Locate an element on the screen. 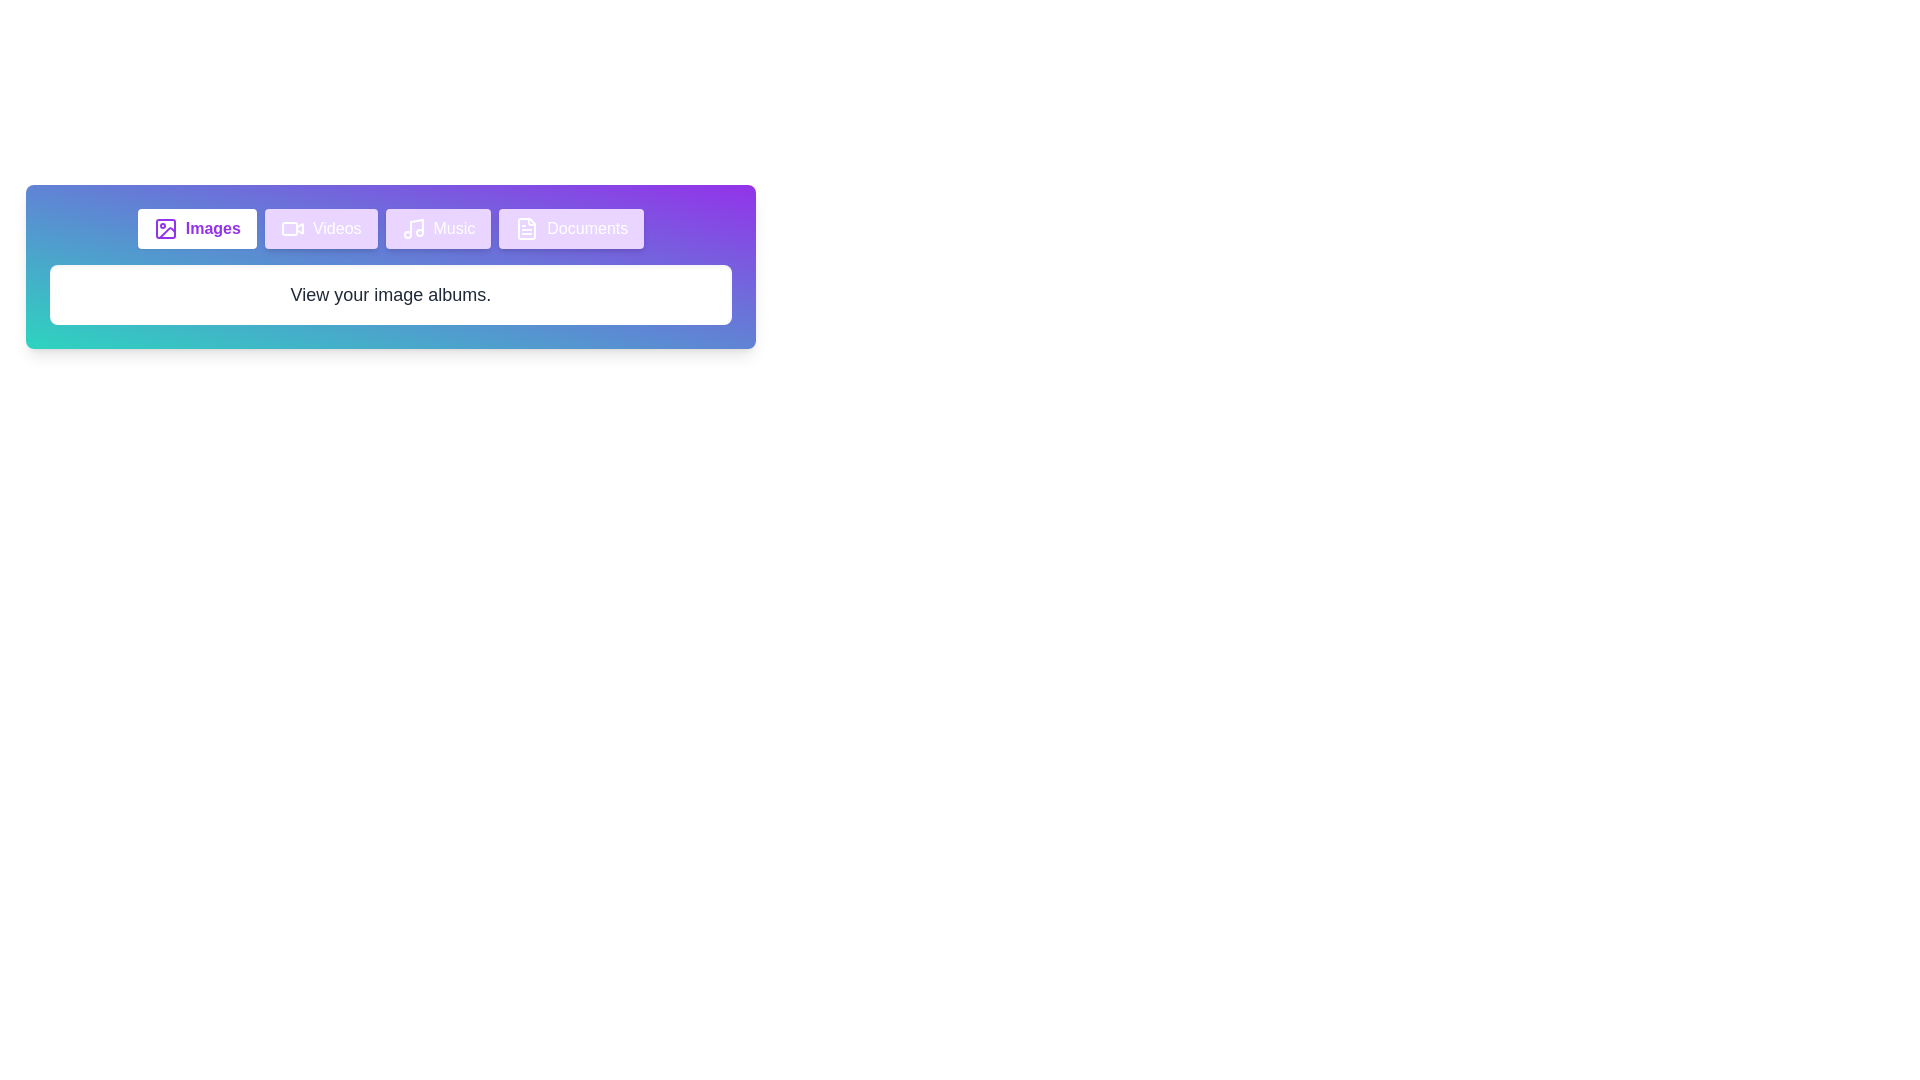  the Documents tab to view its content is located at coordinates (570, 227).